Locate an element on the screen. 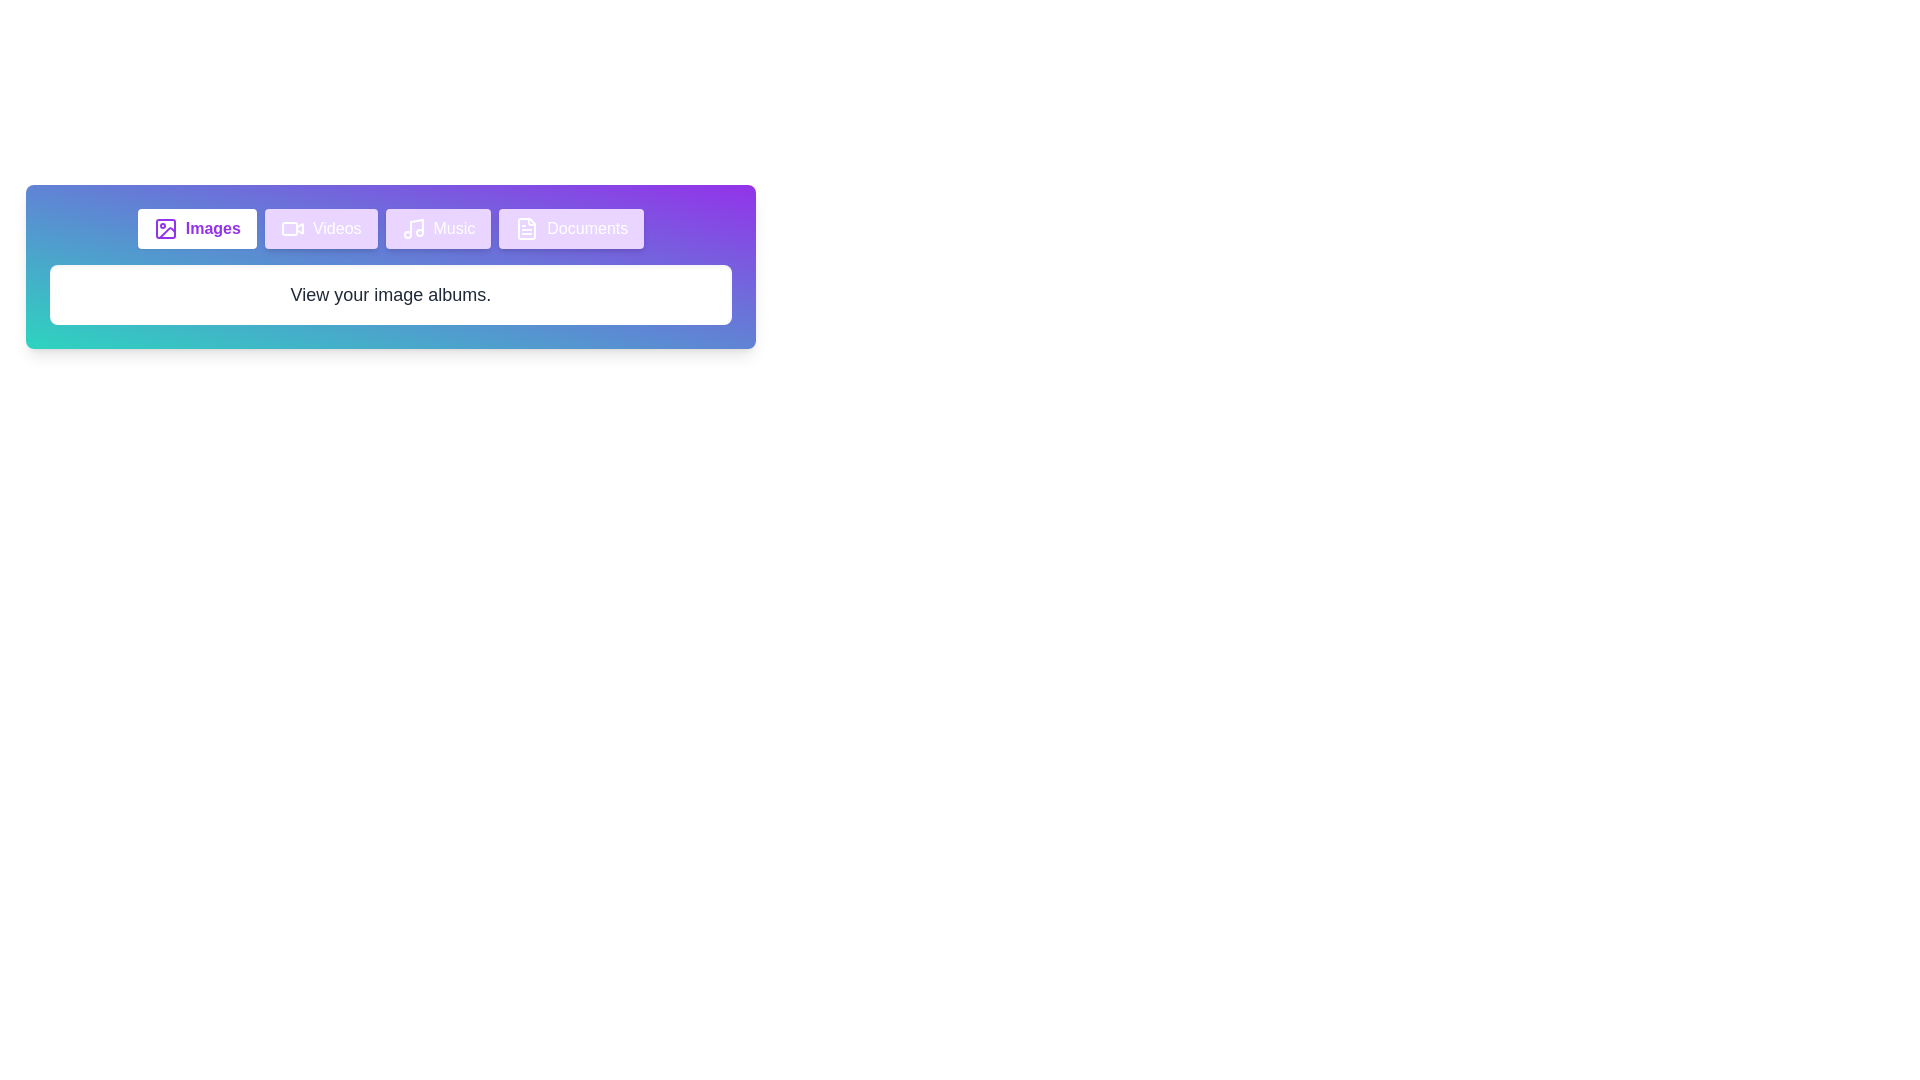  the Documents tab to view its content is located at coordinates (570, 227).